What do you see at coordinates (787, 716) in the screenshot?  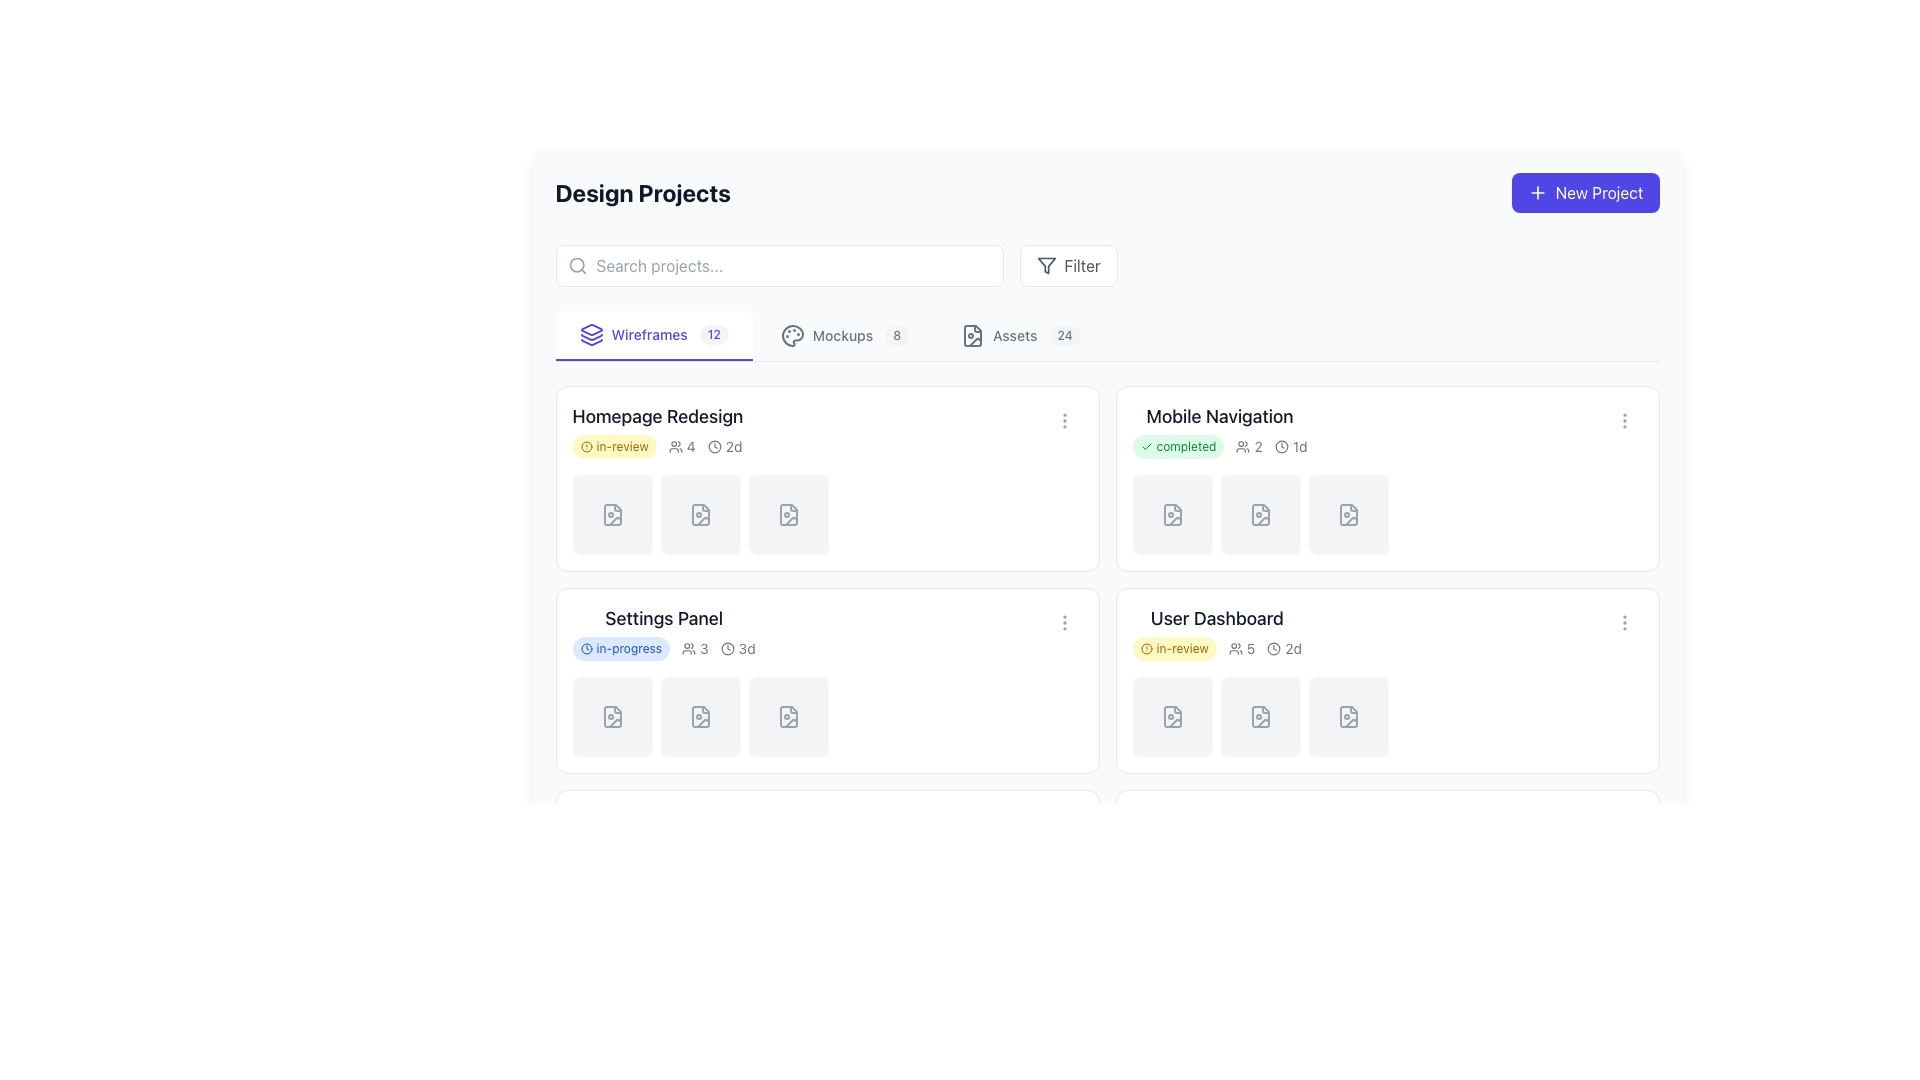 I see `the Icon placeholder in the Settings Panel card, which is a square element with a light gray background and a file document icon` at bounding box center [787, 716].